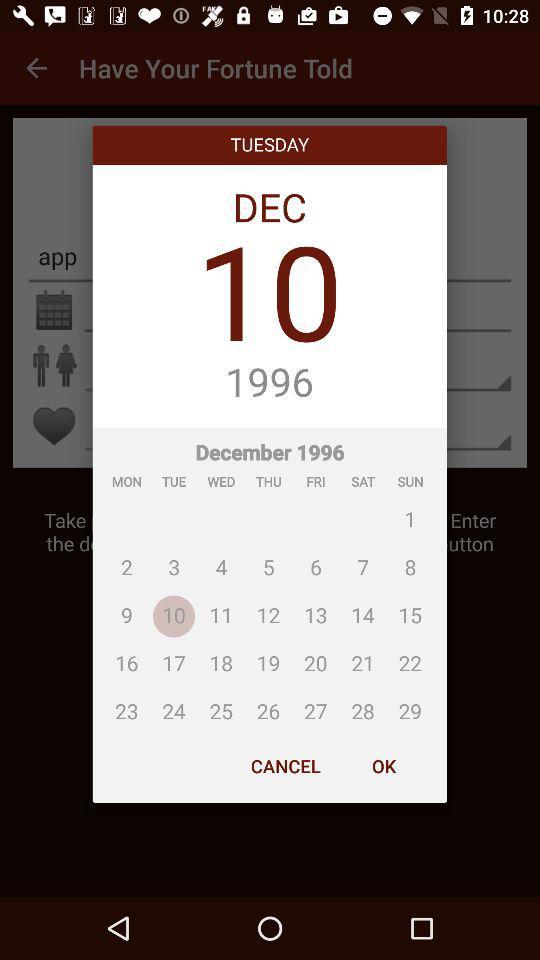 The image size is (540, 960). I want to click on the icon to the left of ok item, so click(284, 765).